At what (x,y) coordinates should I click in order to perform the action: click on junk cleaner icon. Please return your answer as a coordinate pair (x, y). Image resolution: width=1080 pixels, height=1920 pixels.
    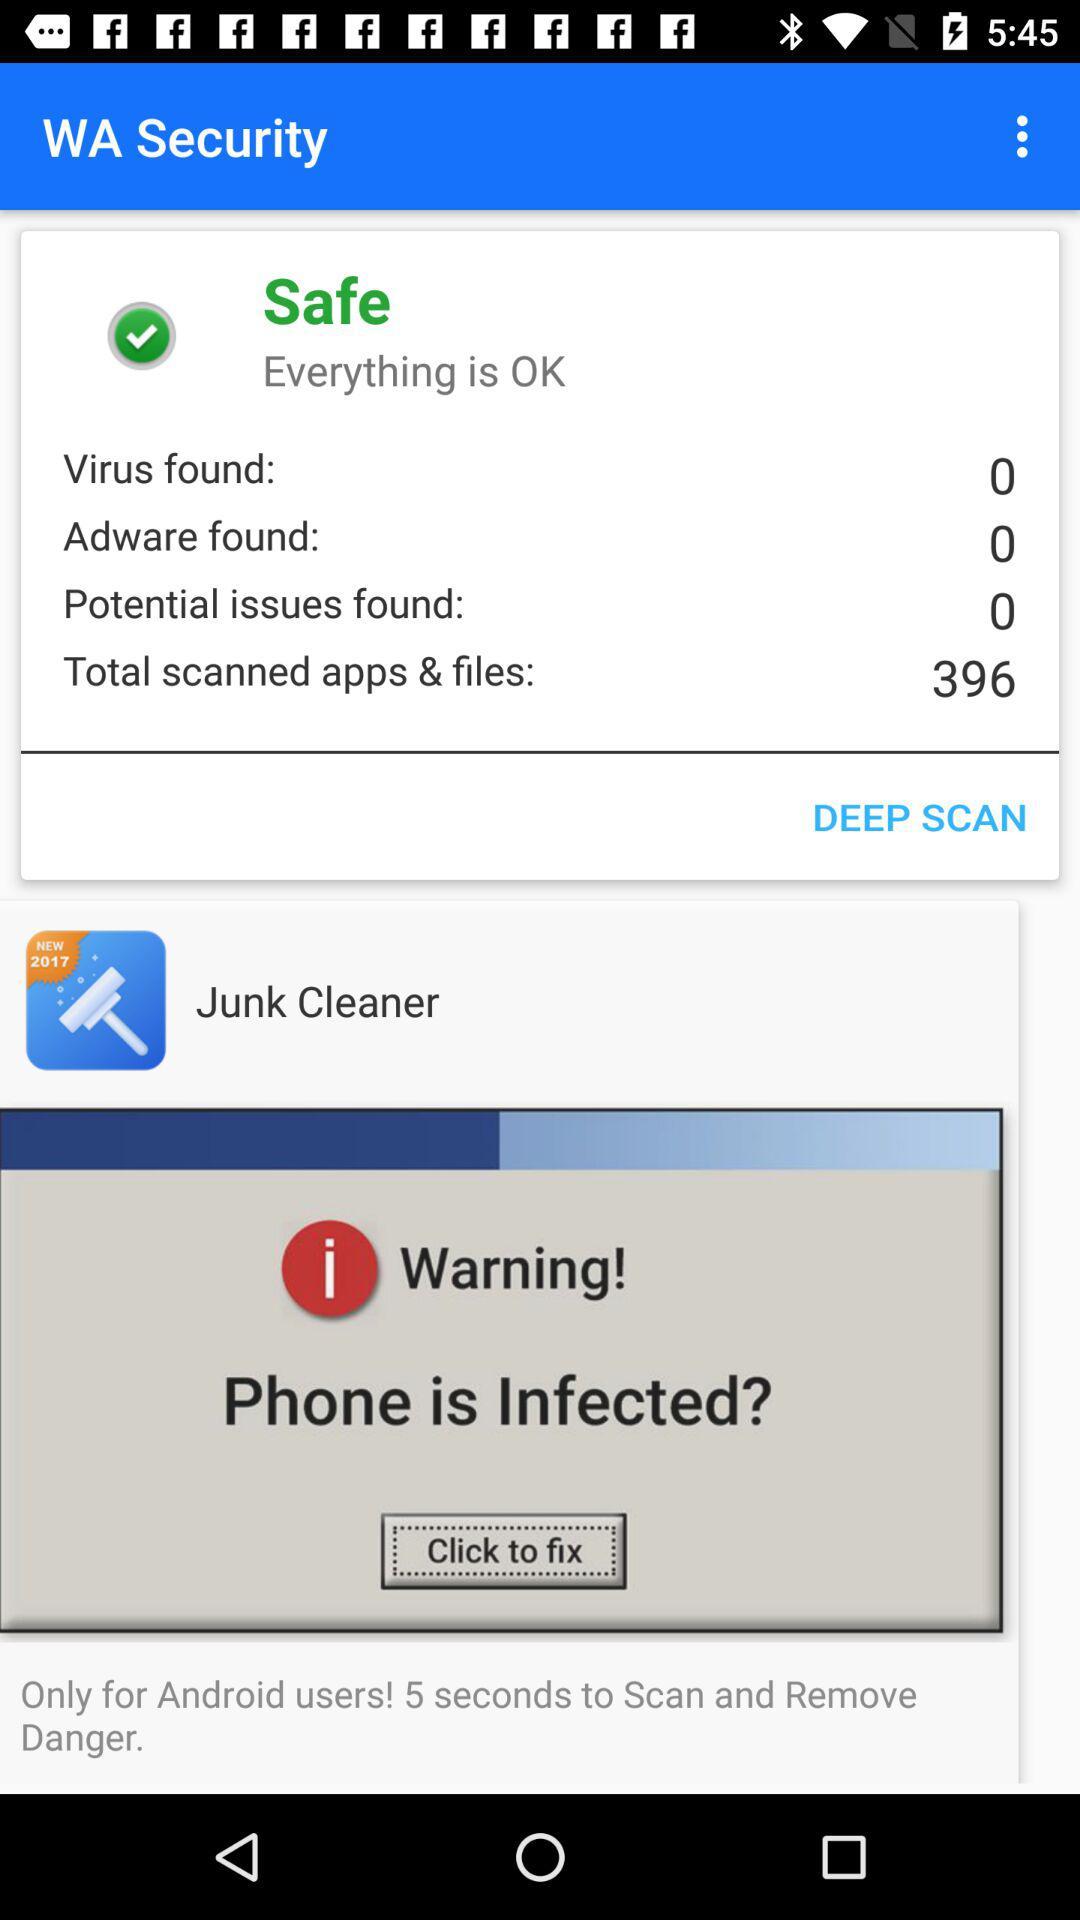
    Looking at the image, I should click on (357, 1000).